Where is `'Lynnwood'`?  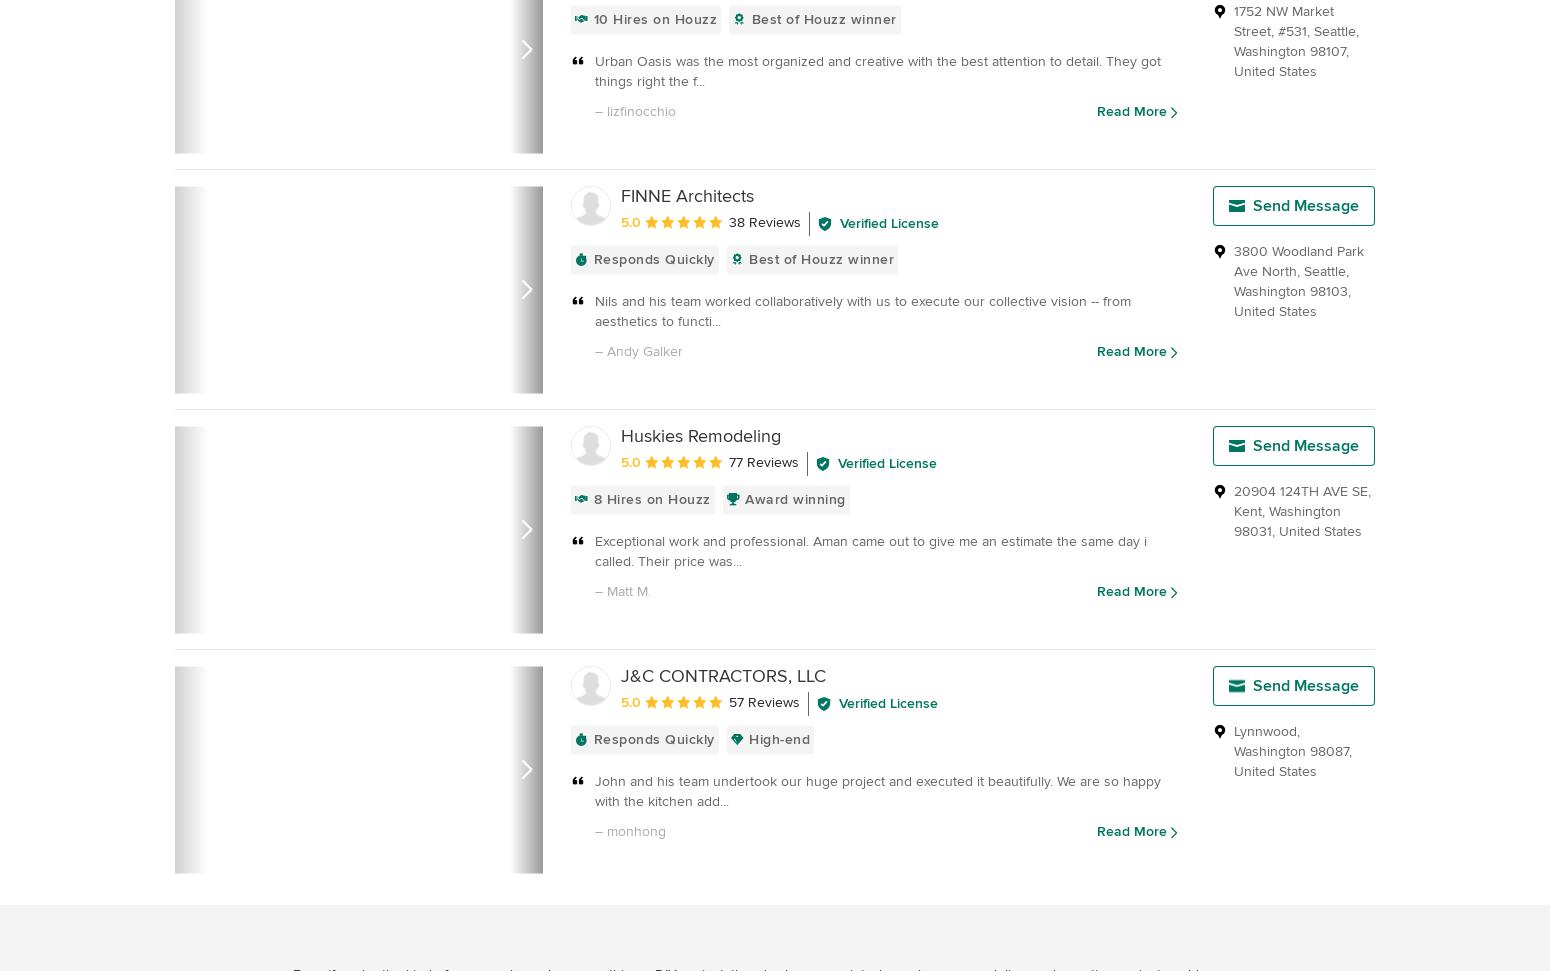 'Lynnwood' is located at coordinates (1264, 730).